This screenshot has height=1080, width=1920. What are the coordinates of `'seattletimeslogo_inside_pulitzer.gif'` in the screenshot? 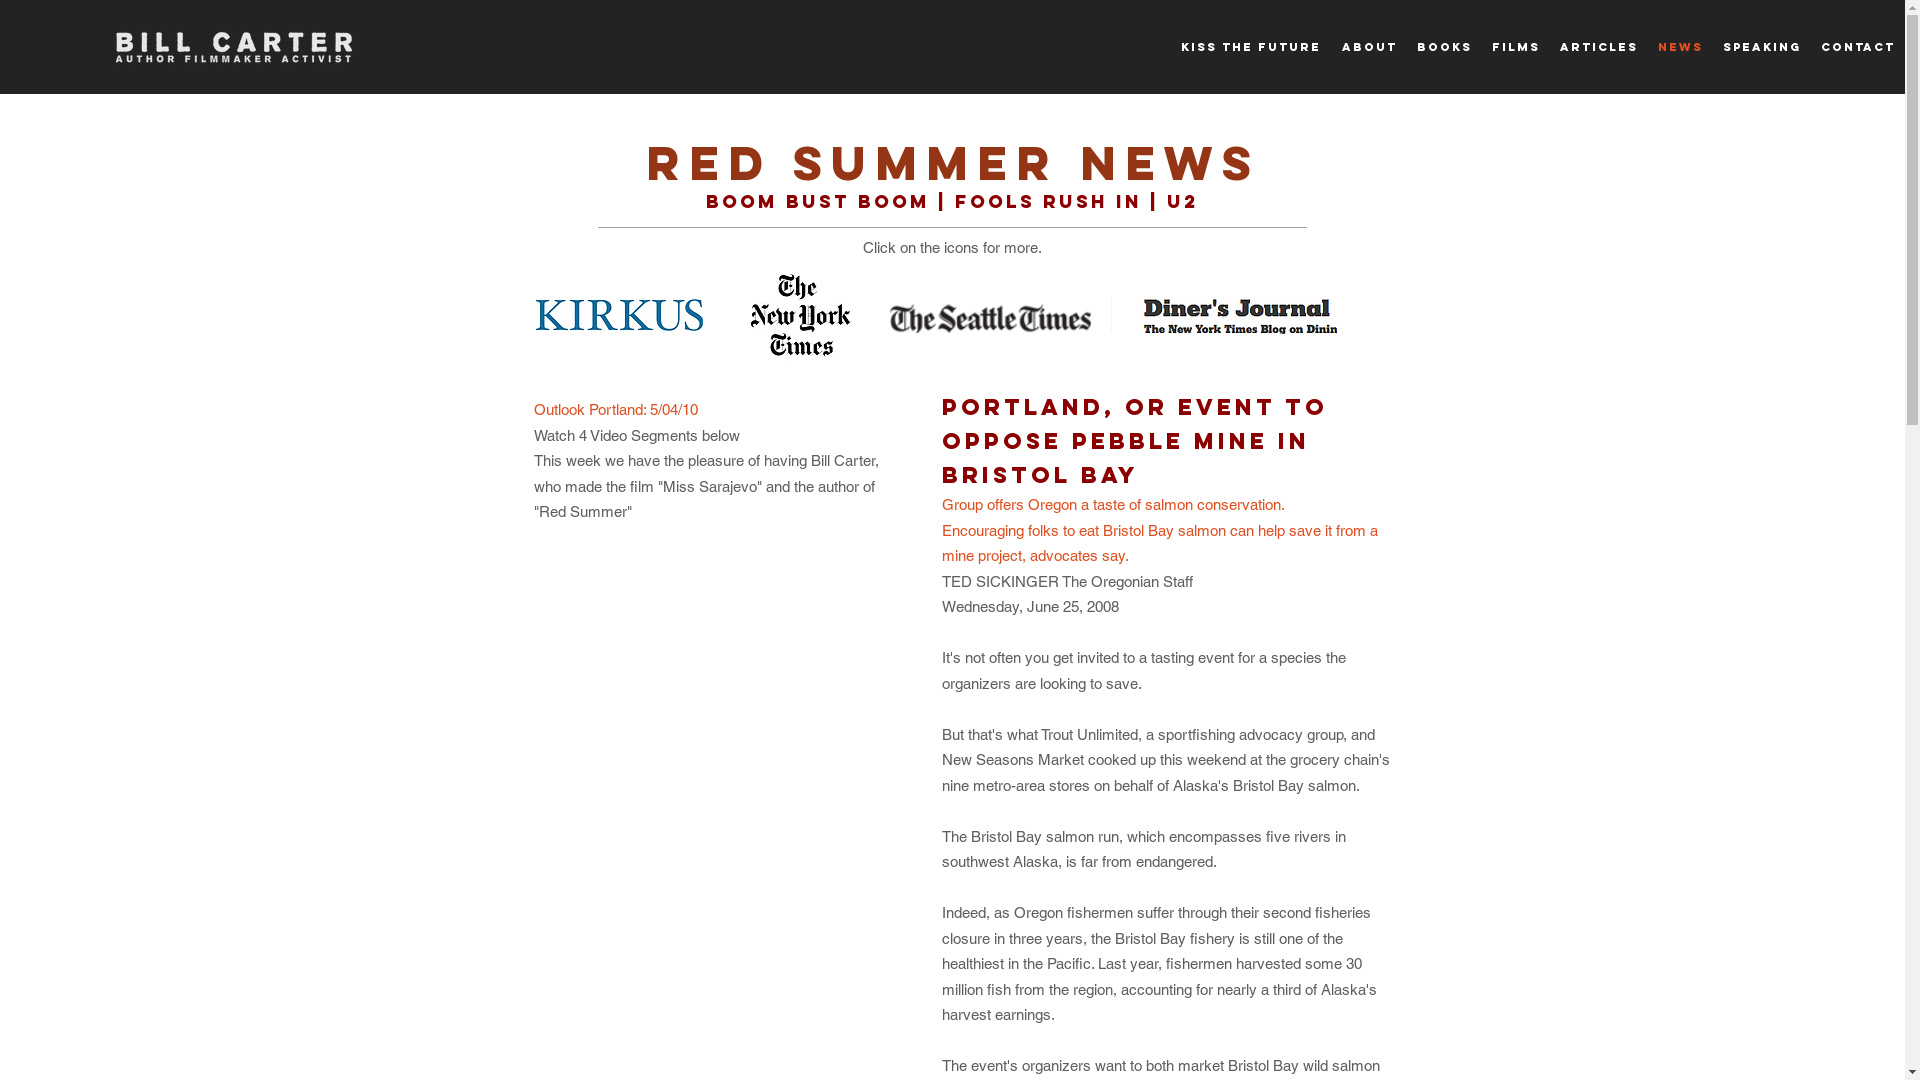 It's located at (1001, 315).